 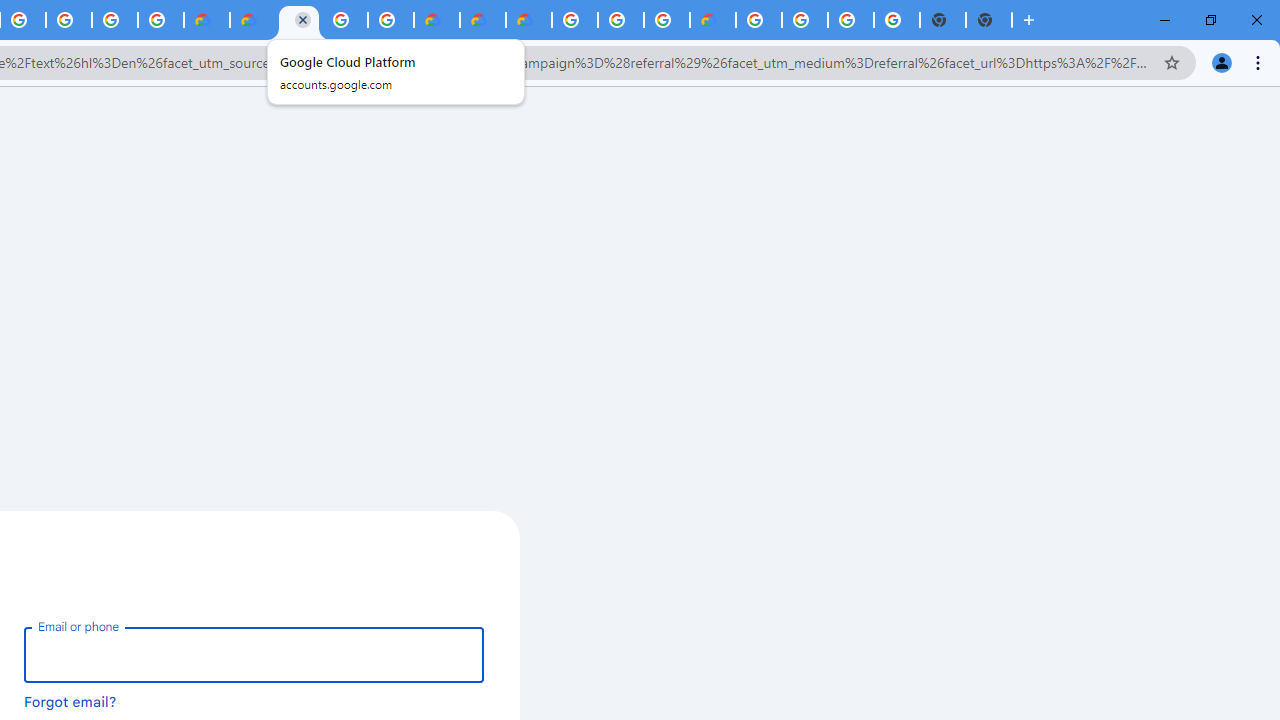 What do you see at coordinates (298, 20) in the screenshot?
I see `'Google Cloud Platform'` at bounding box center [298, 20].